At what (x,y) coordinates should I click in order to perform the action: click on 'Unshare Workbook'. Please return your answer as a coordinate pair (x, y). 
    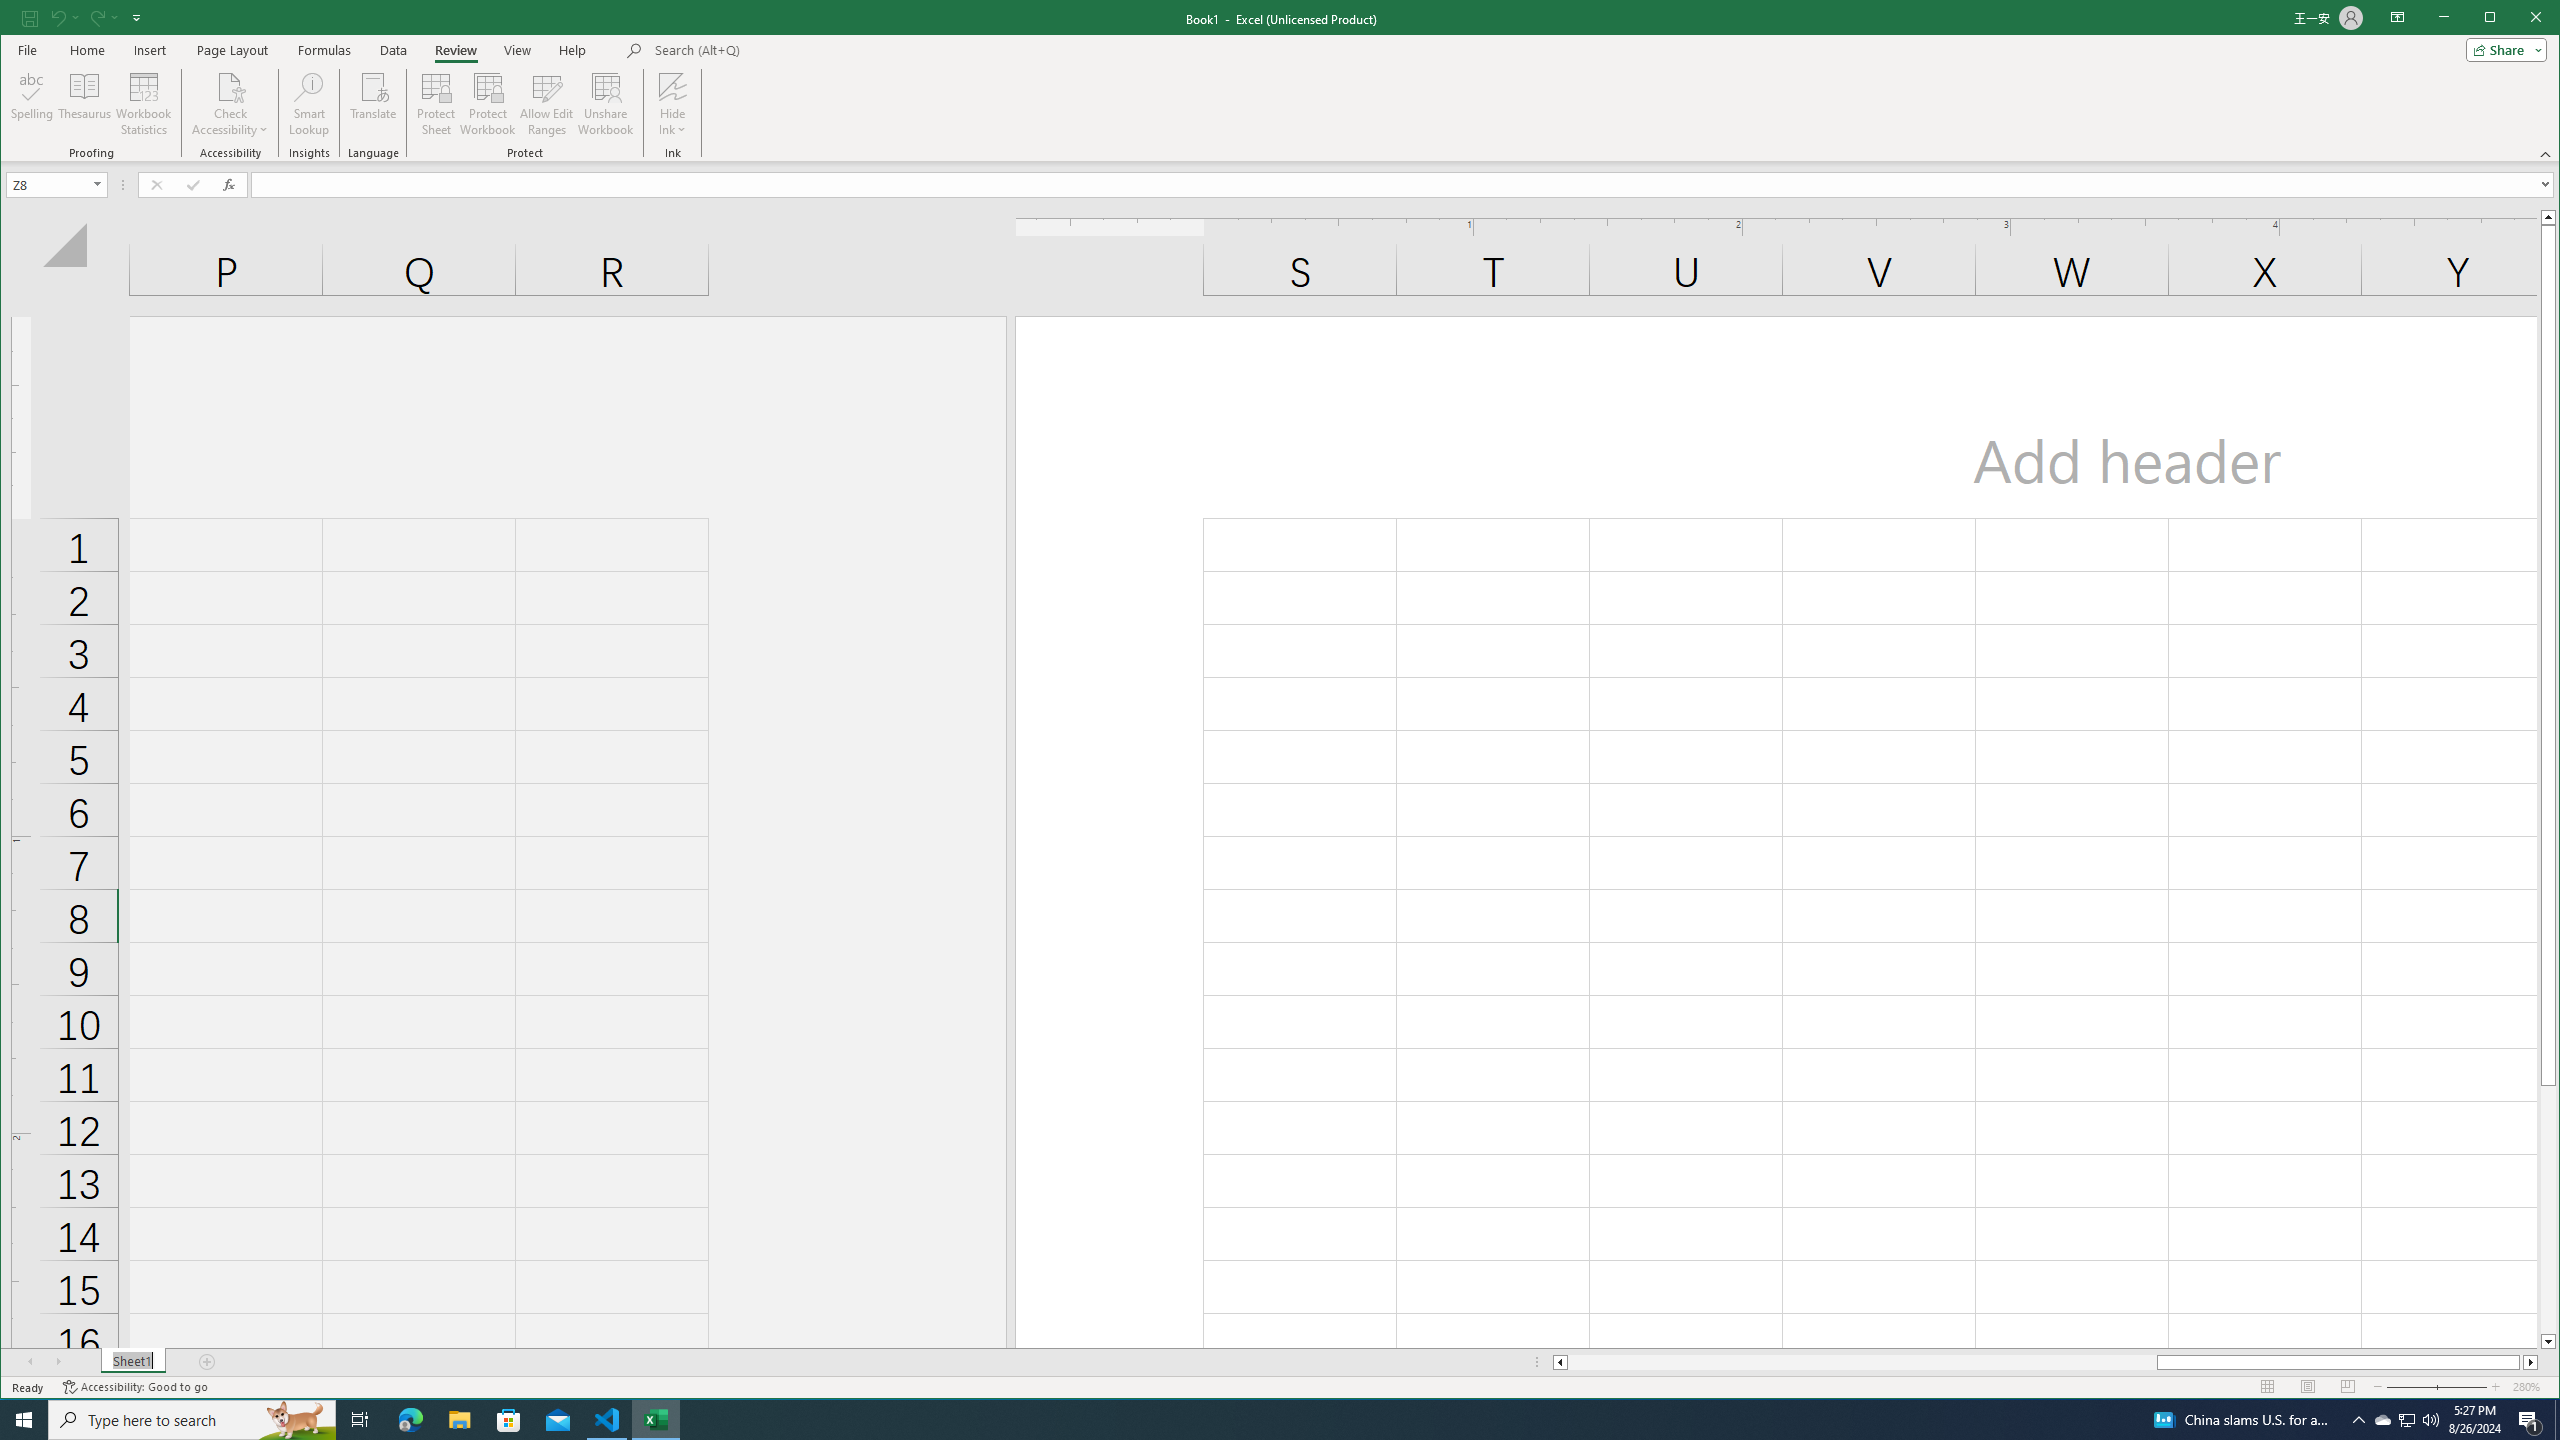
    Looking at the image, I should click on (604, 103).